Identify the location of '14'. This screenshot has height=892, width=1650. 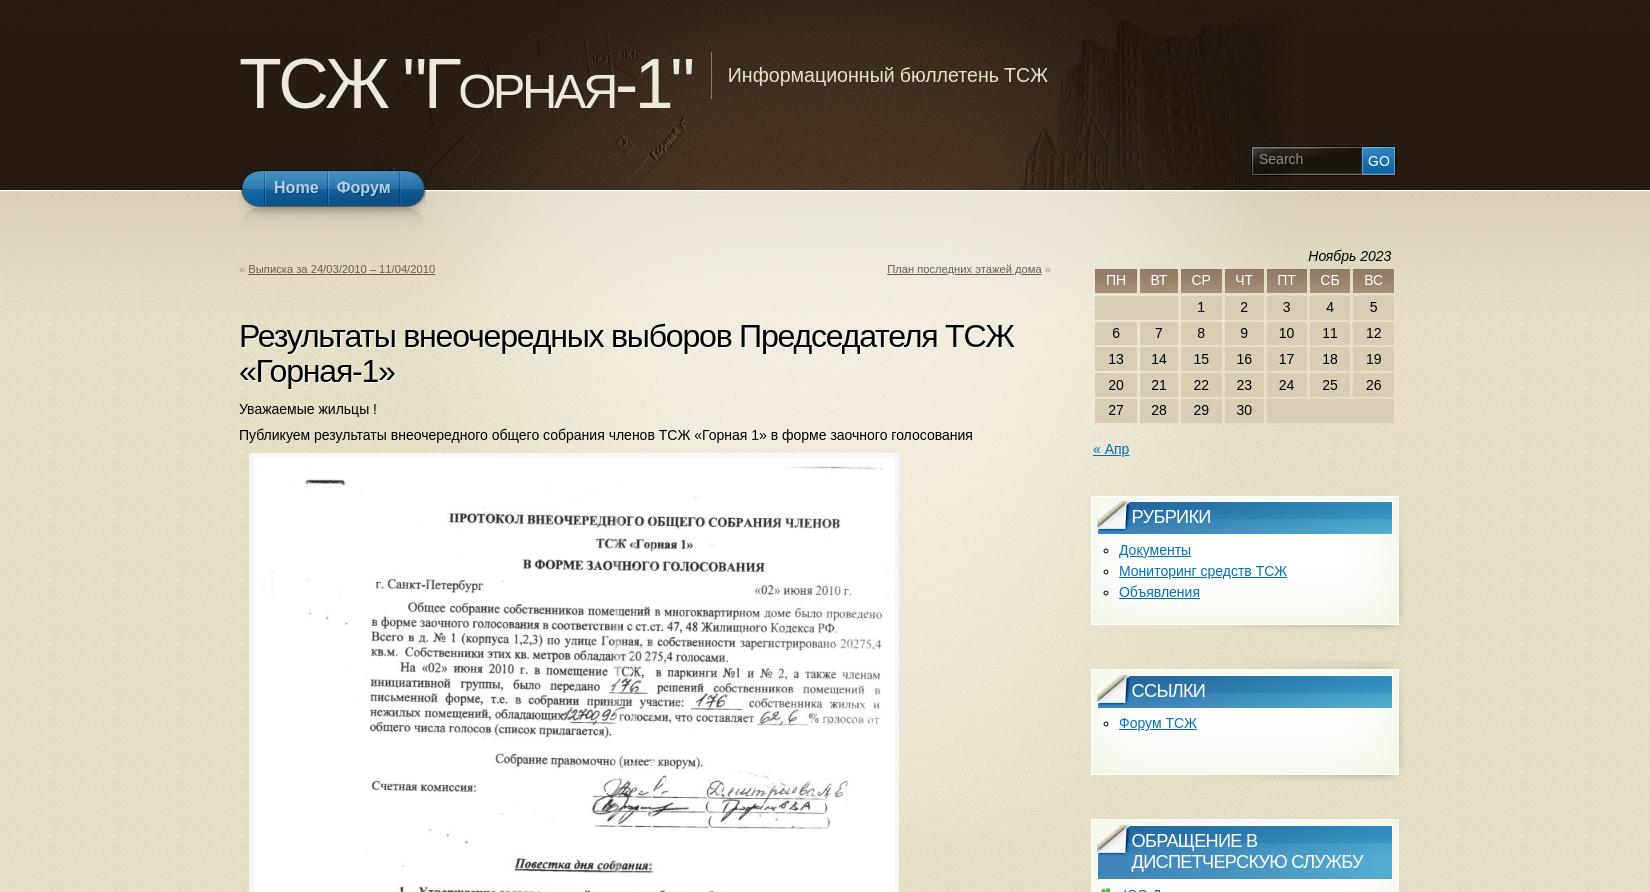
(1158, 356).